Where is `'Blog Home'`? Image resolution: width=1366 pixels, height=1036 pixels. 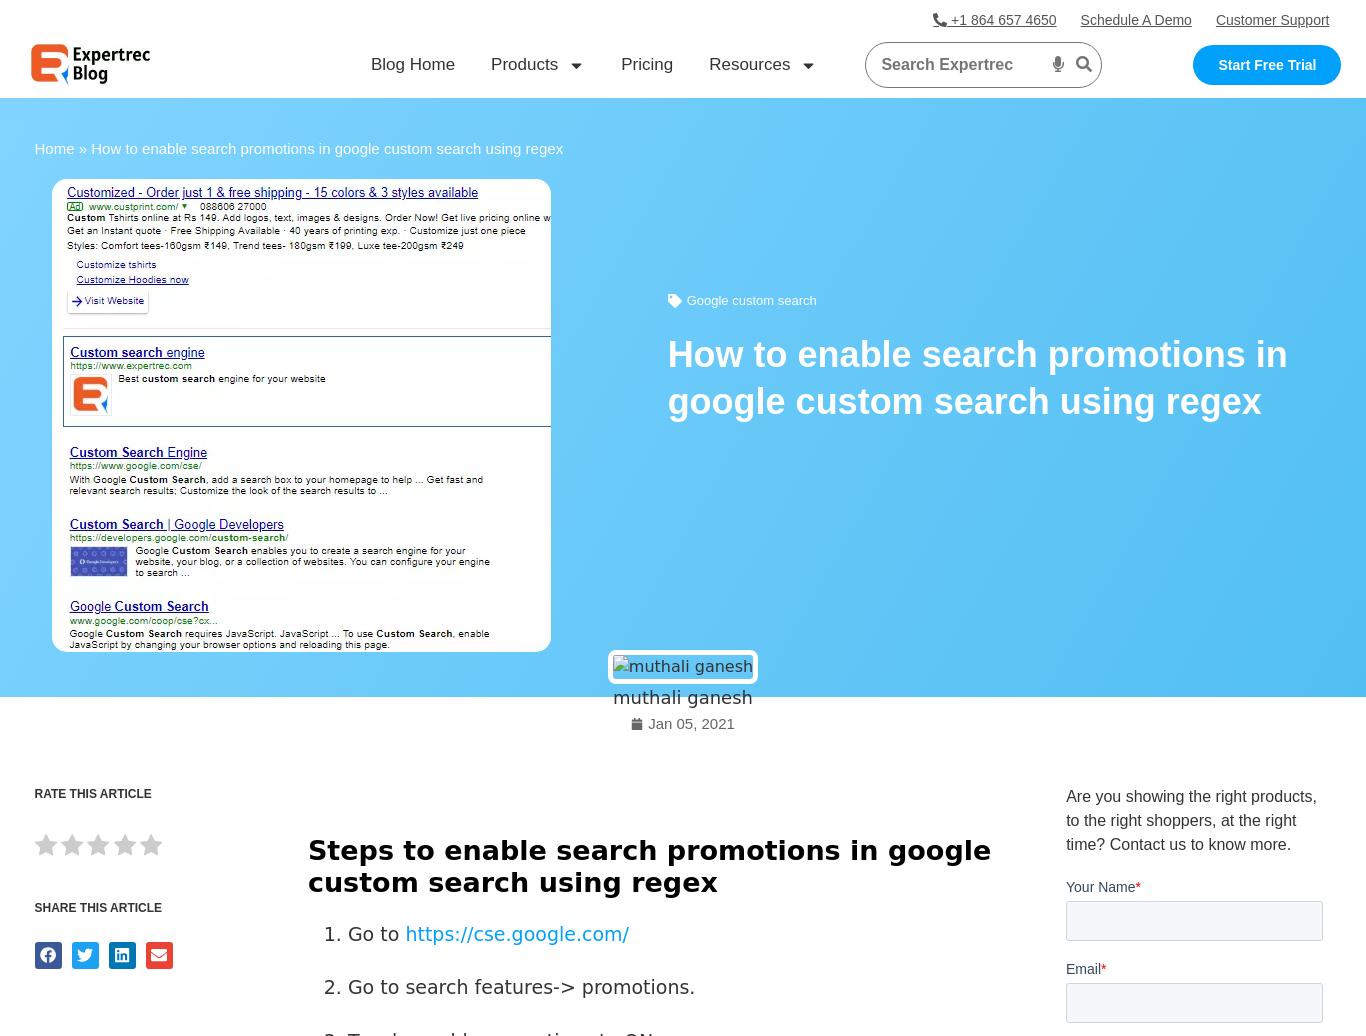 'Blog Home' is located at coordinates (411, 64).